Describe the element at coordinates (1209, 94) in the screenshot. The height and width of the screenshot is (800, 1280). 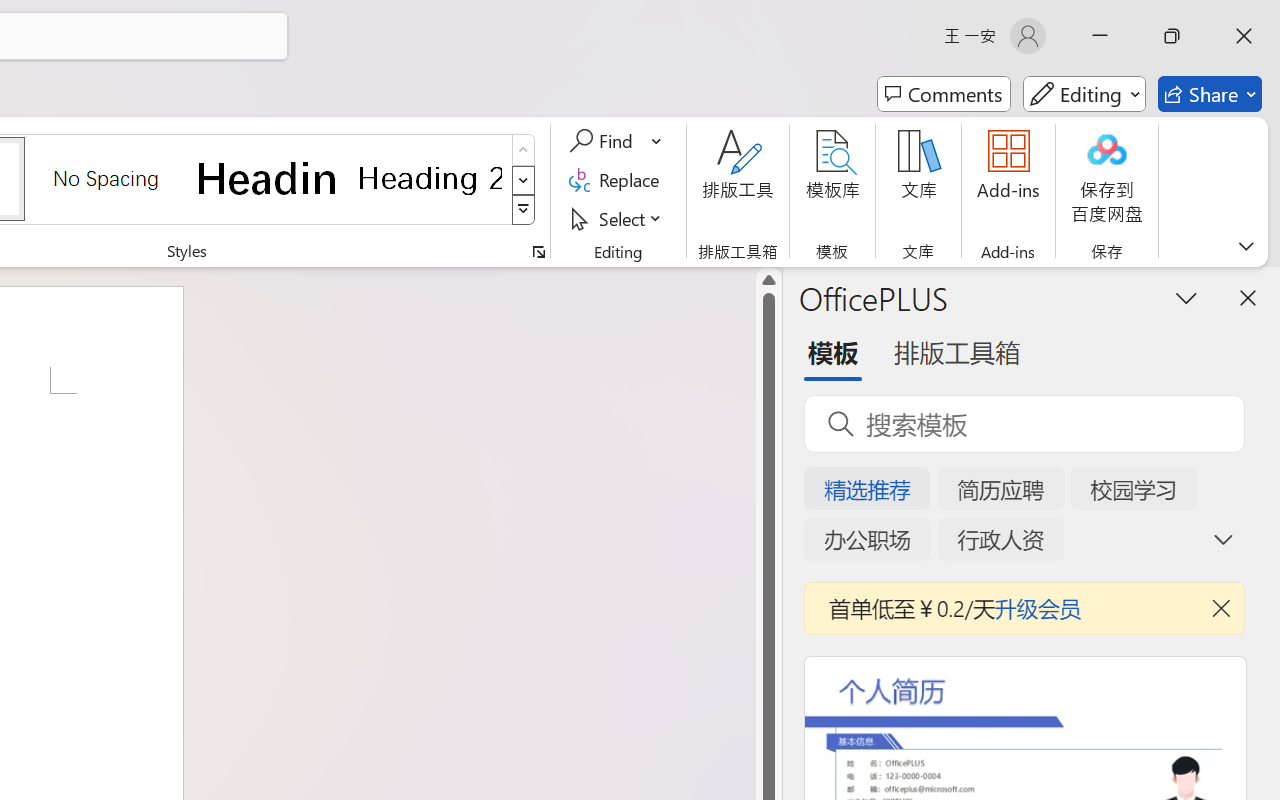
I see `'Share'` at that location.